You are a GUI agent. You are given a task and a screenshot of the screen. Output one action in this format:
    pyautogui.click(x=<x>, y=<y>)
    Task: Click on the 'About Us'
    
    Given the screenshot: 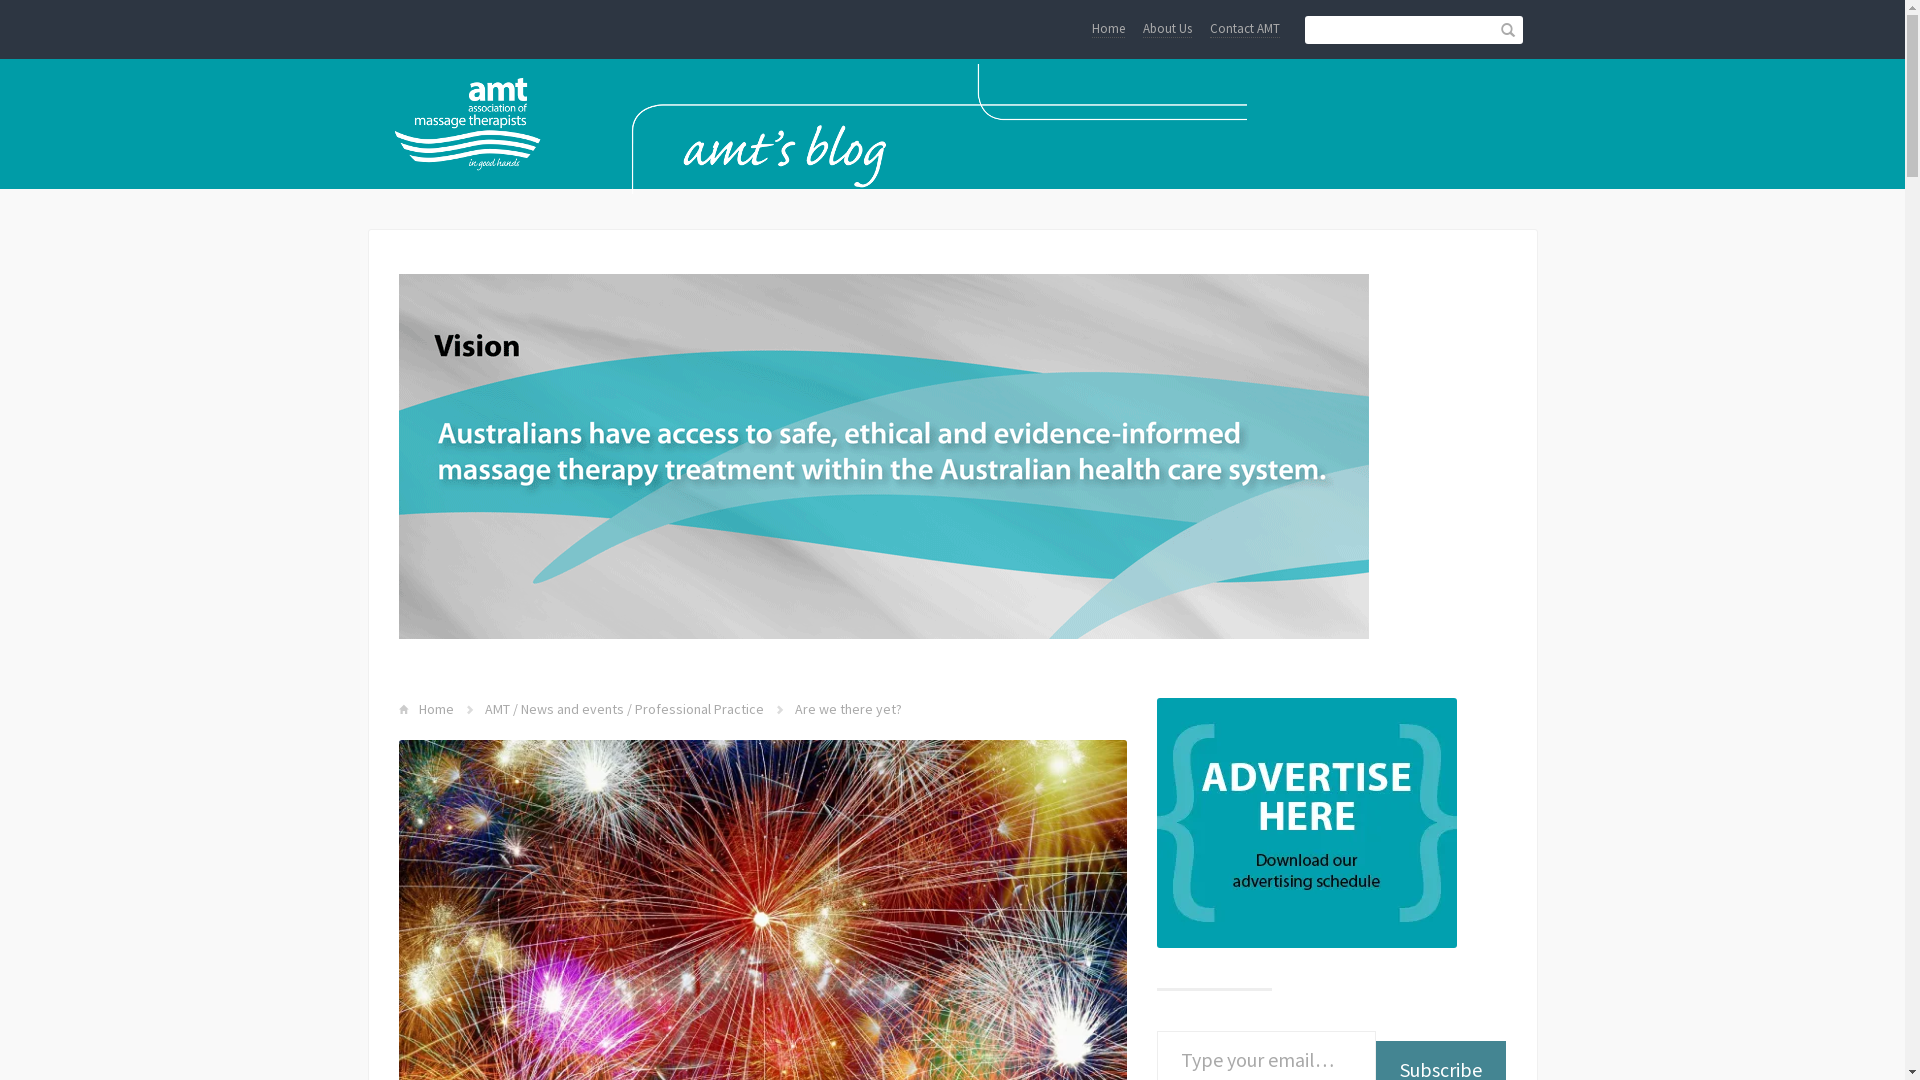 What is the action you would take?
    pyautogui.click(x=1166, y=29)
    